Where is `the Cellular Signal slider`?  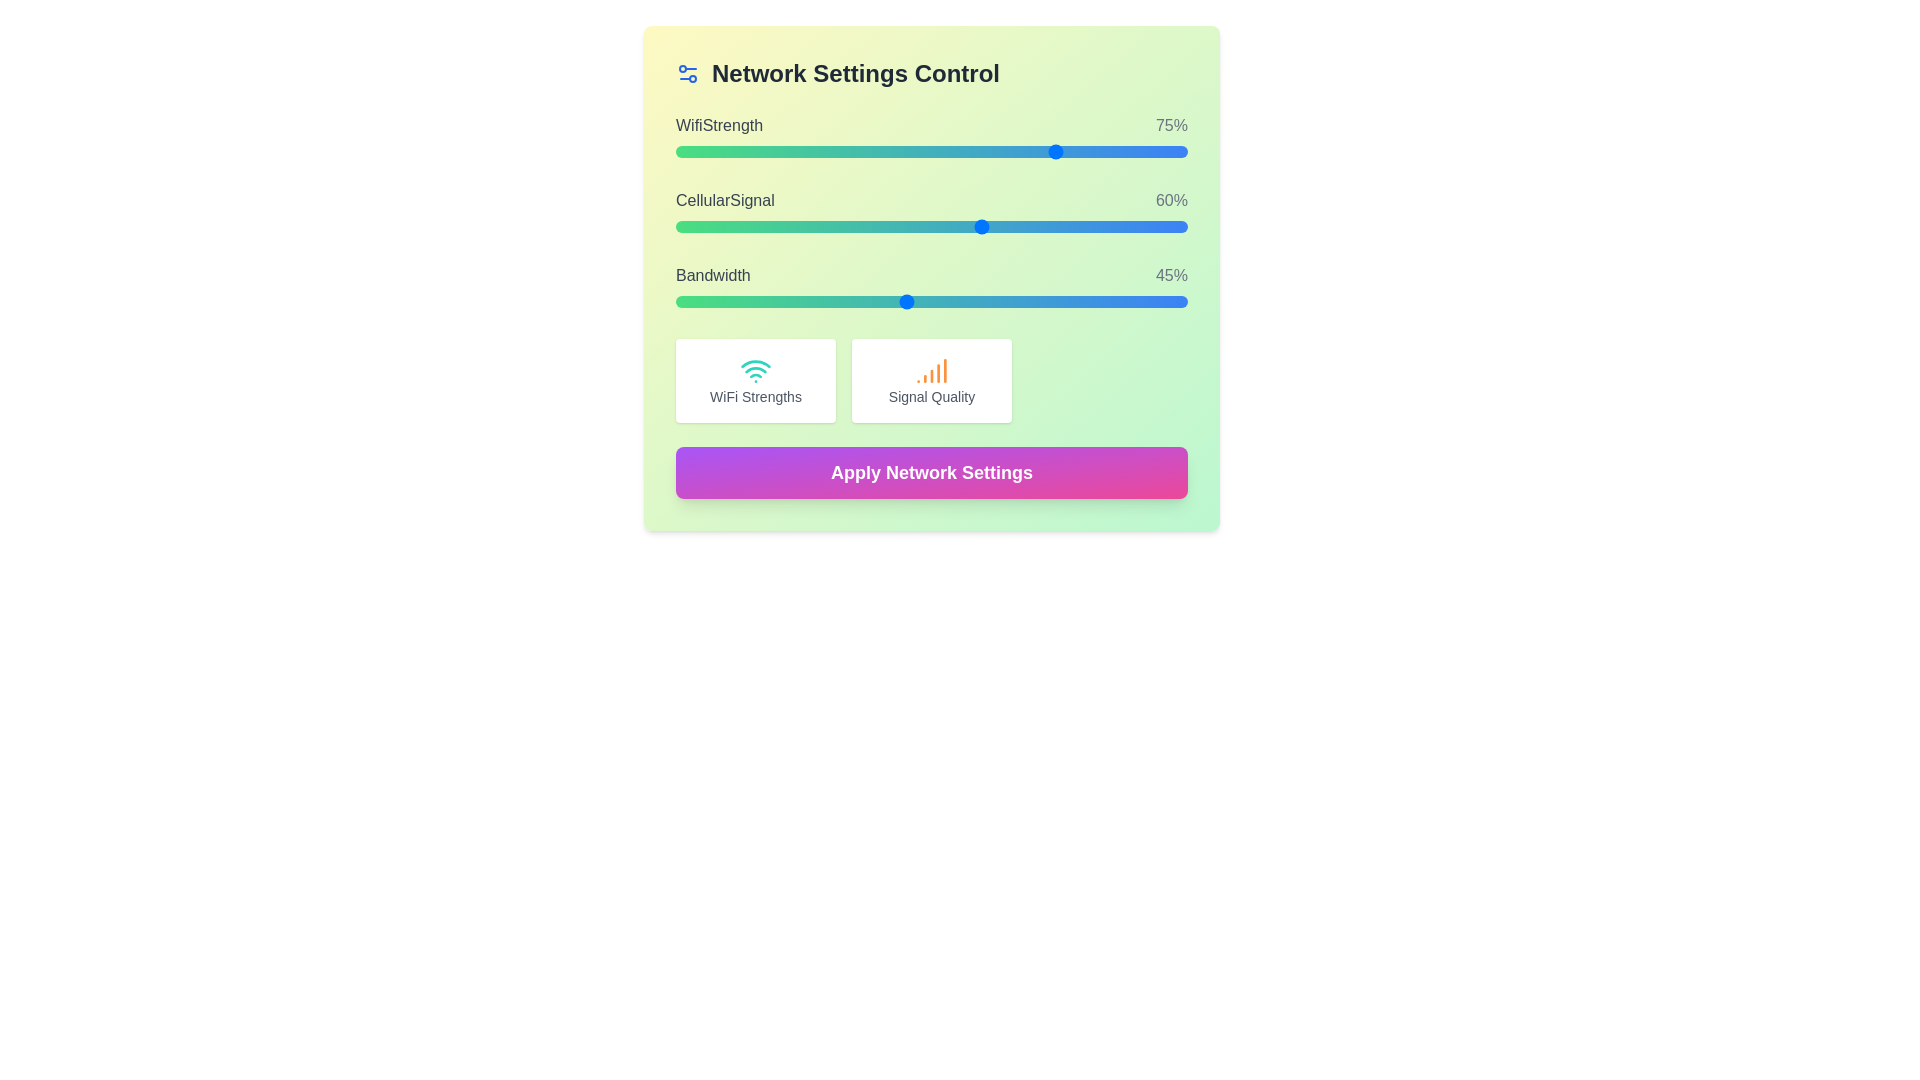 the Cellular Signal slider is located at coordinates (1043, 226).